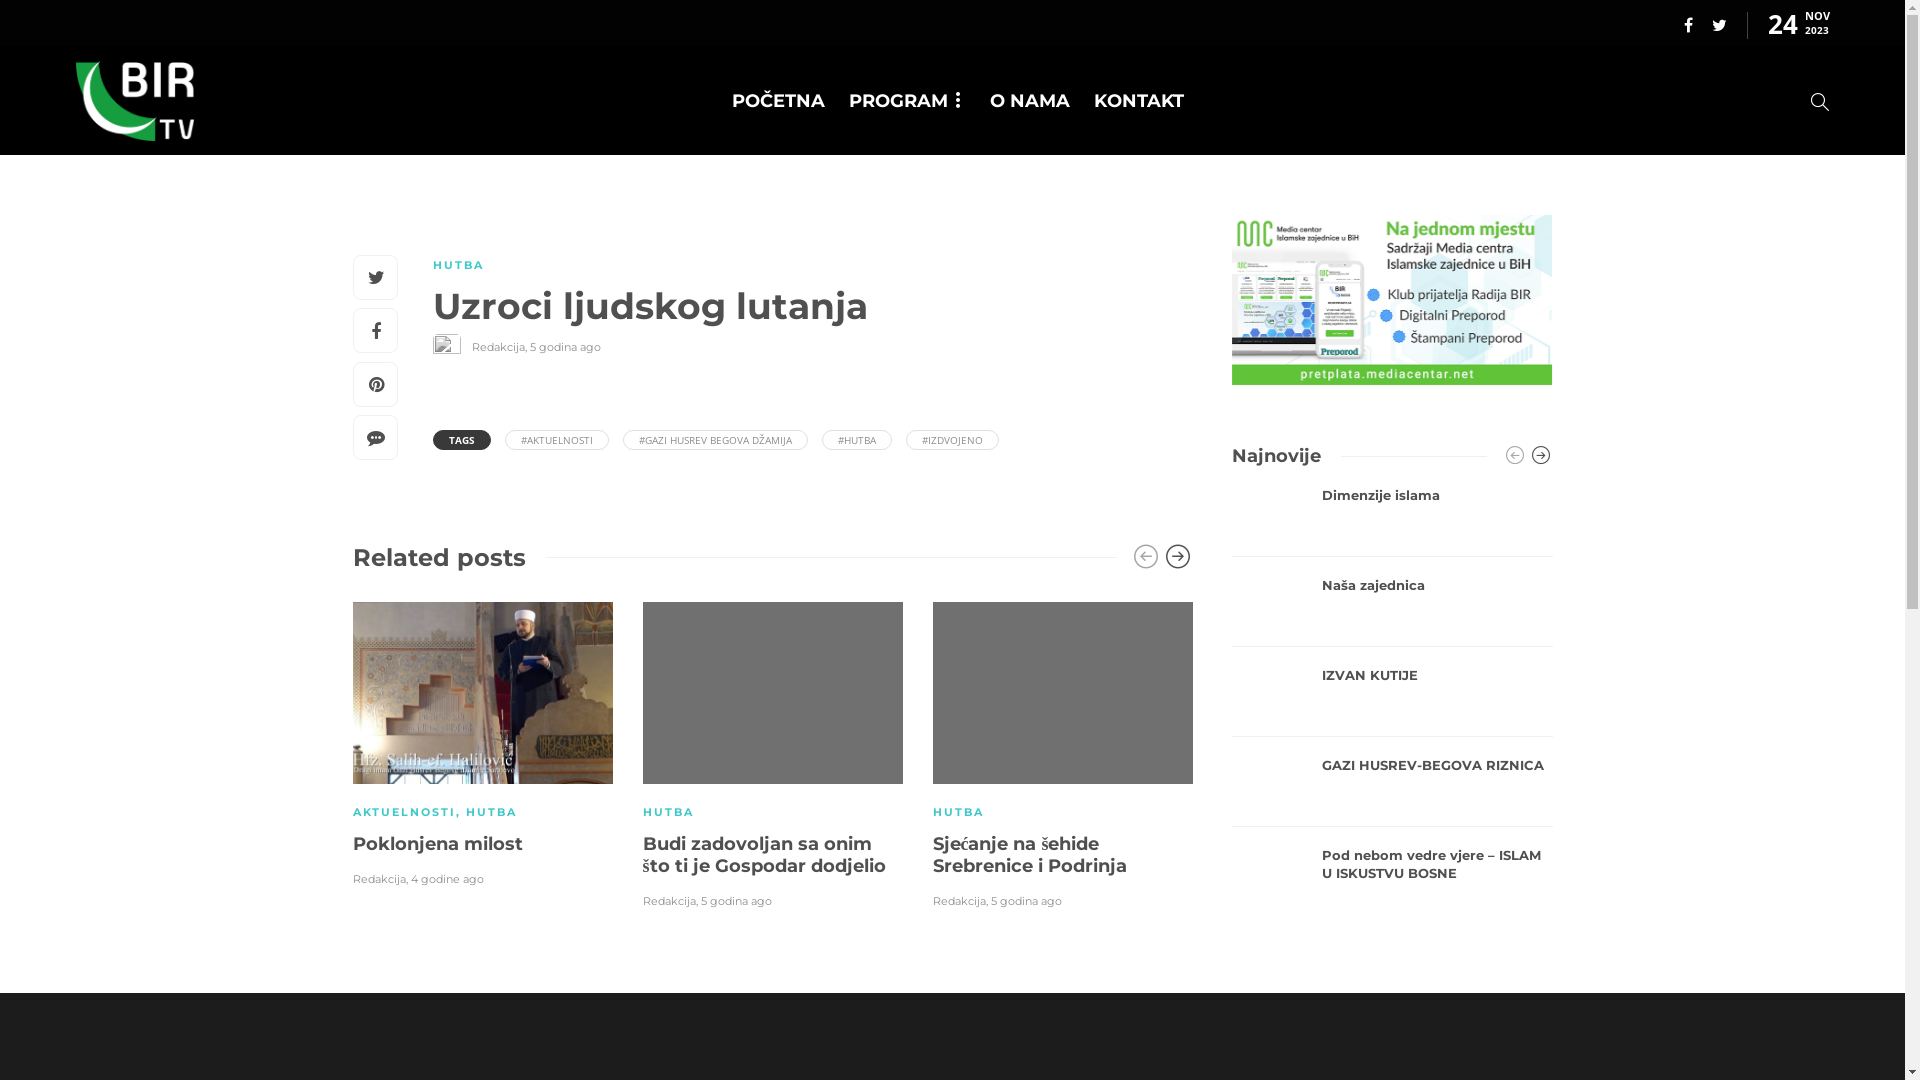 This screenshot has width=1920, height=1080. I want to click on 'PROGRAM', so click(906, 100).